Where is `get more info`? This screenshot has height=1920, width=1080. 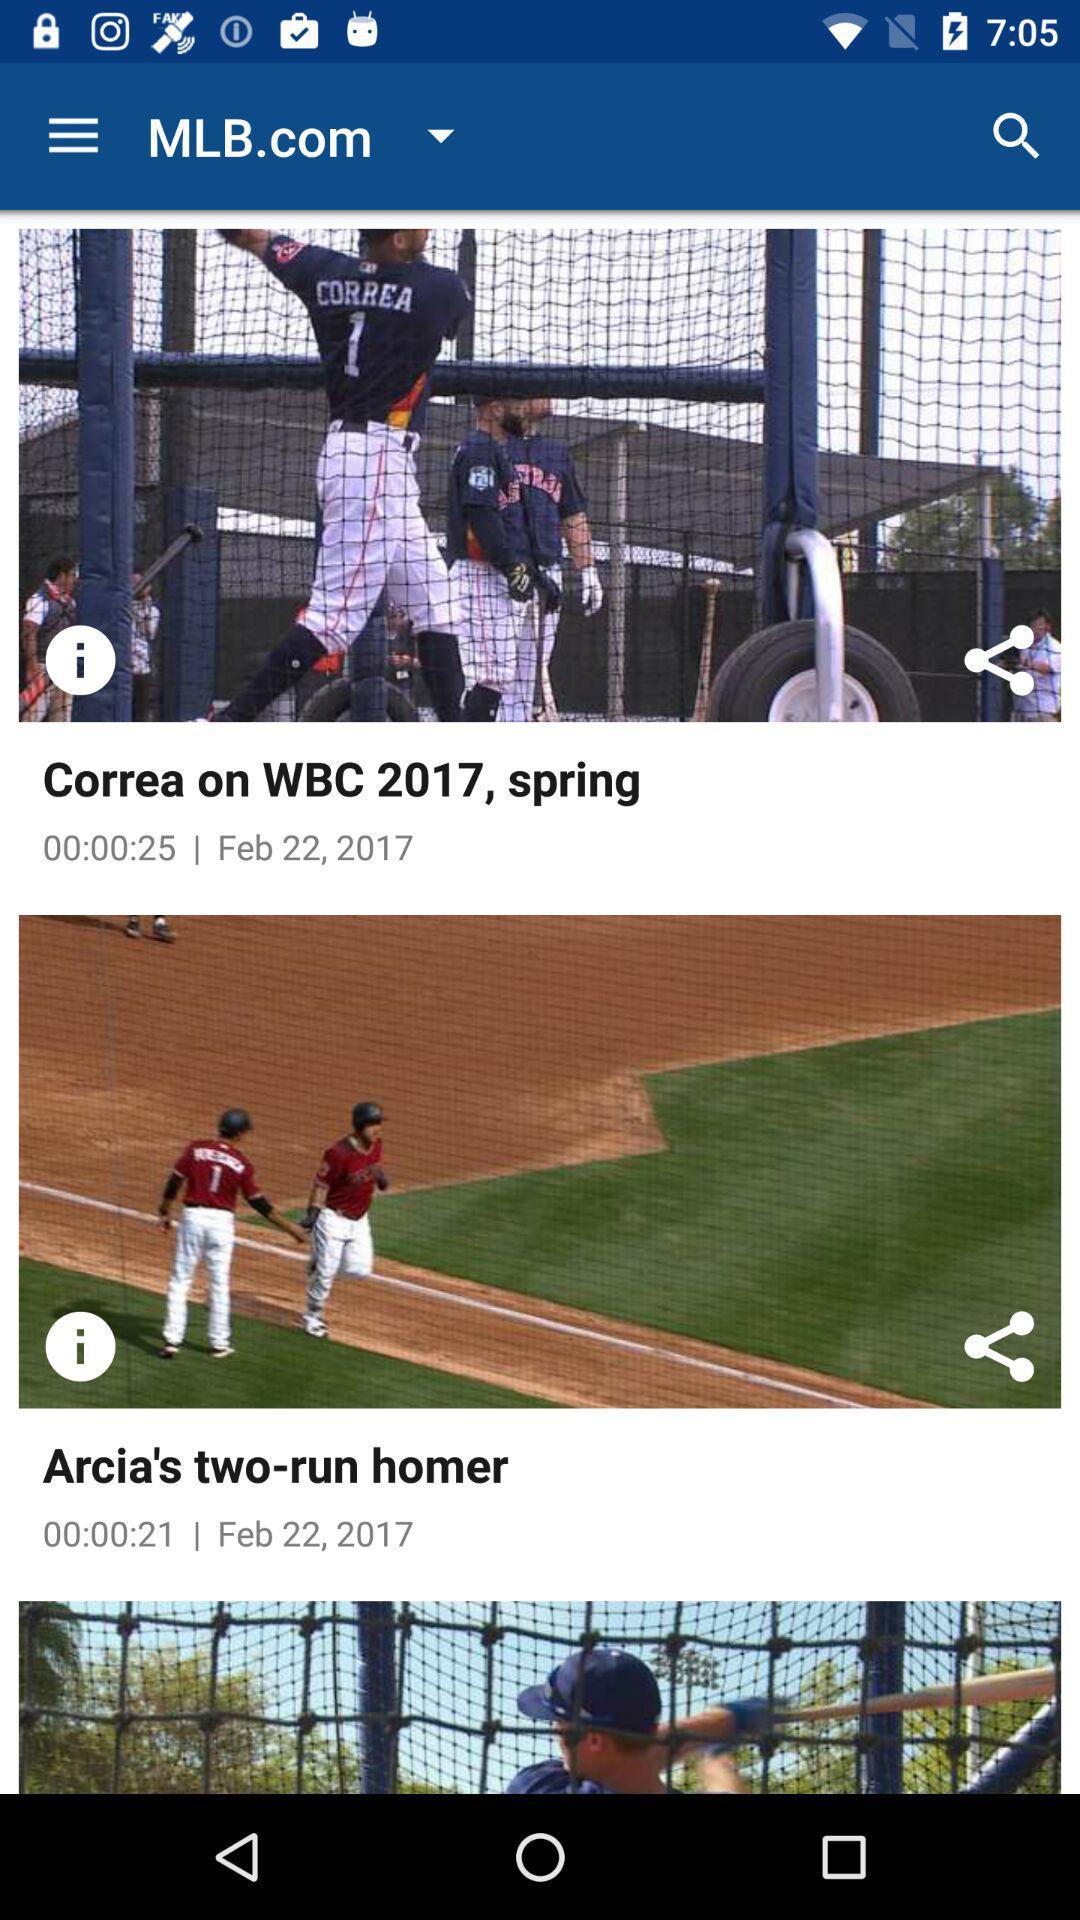 get more info is located at coordinates (79, 1346).